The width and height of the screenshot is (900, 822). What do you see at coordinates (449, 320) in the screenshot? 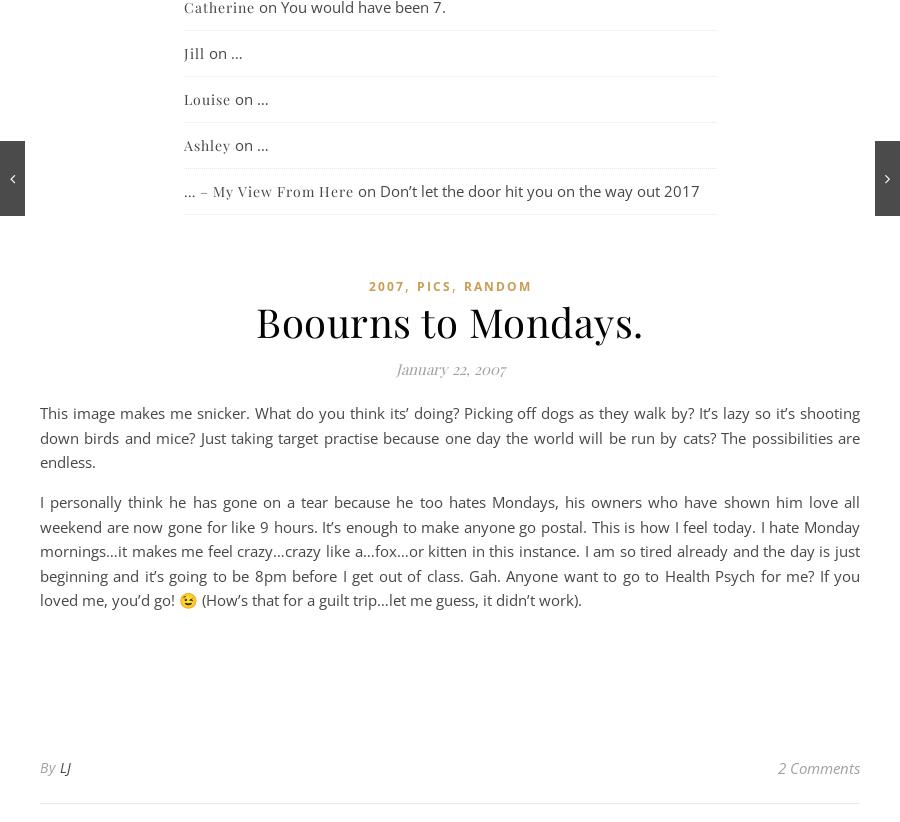
I see `'Boourns to Mondays.'` at bounding box center [449, 320].